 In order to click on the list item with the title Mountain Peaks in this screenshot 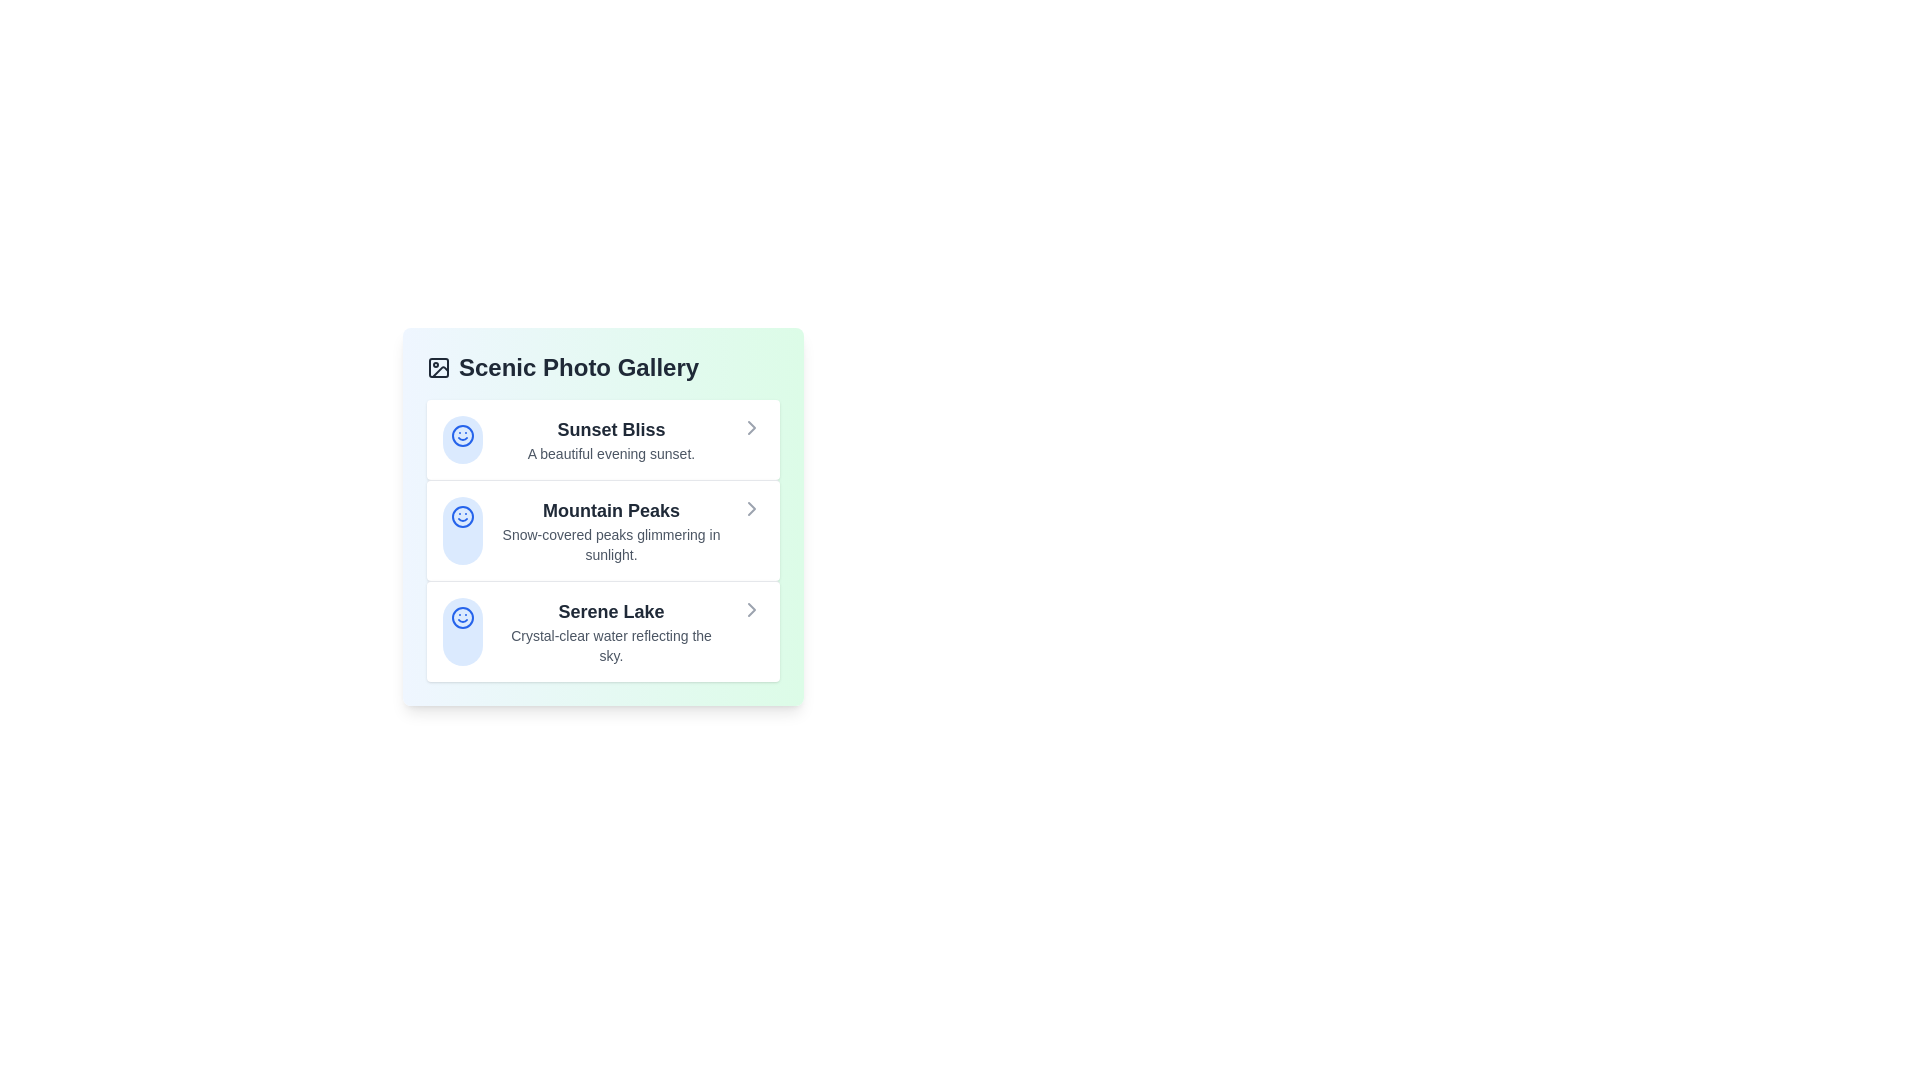, I will do `click(602, 529)`.